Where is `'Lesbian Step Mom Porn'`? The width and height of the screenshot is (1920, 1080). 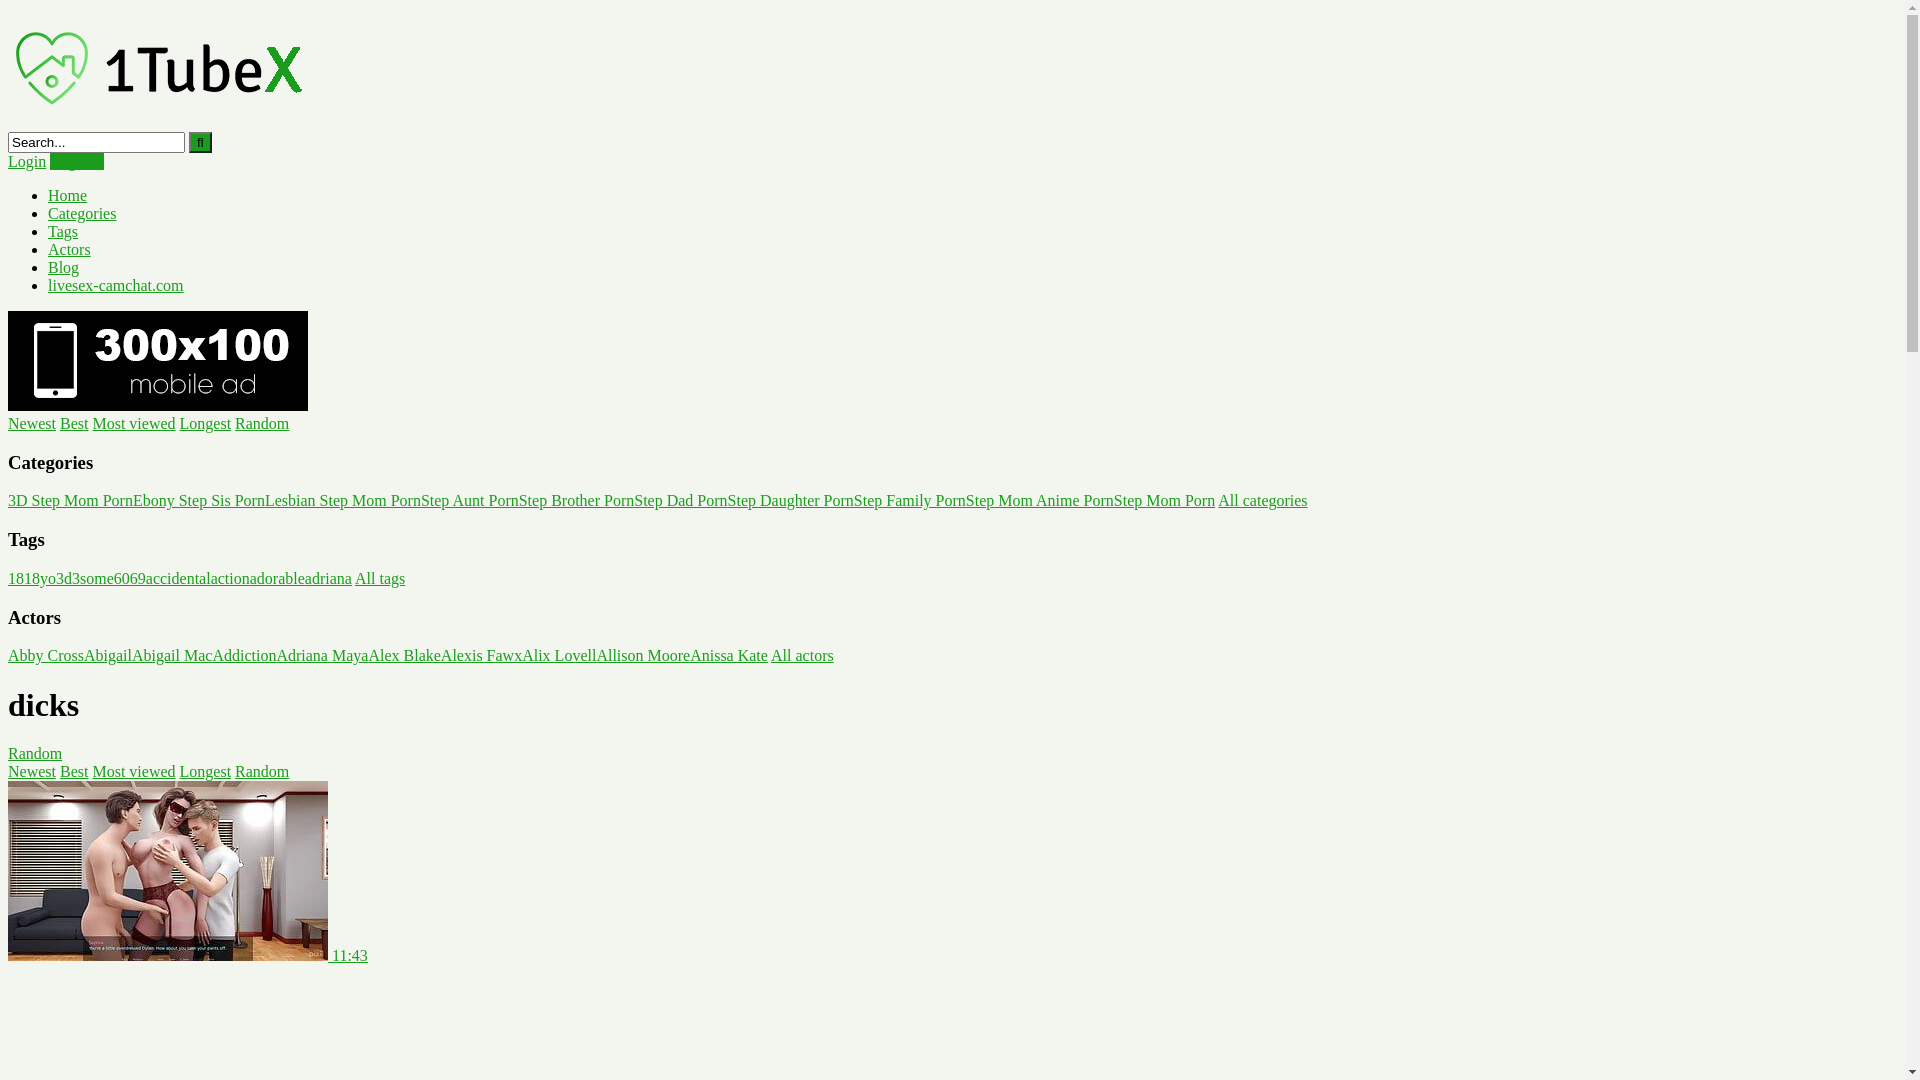
'Lesbian Step Mom Porn' is located at coordinates (342, 499).